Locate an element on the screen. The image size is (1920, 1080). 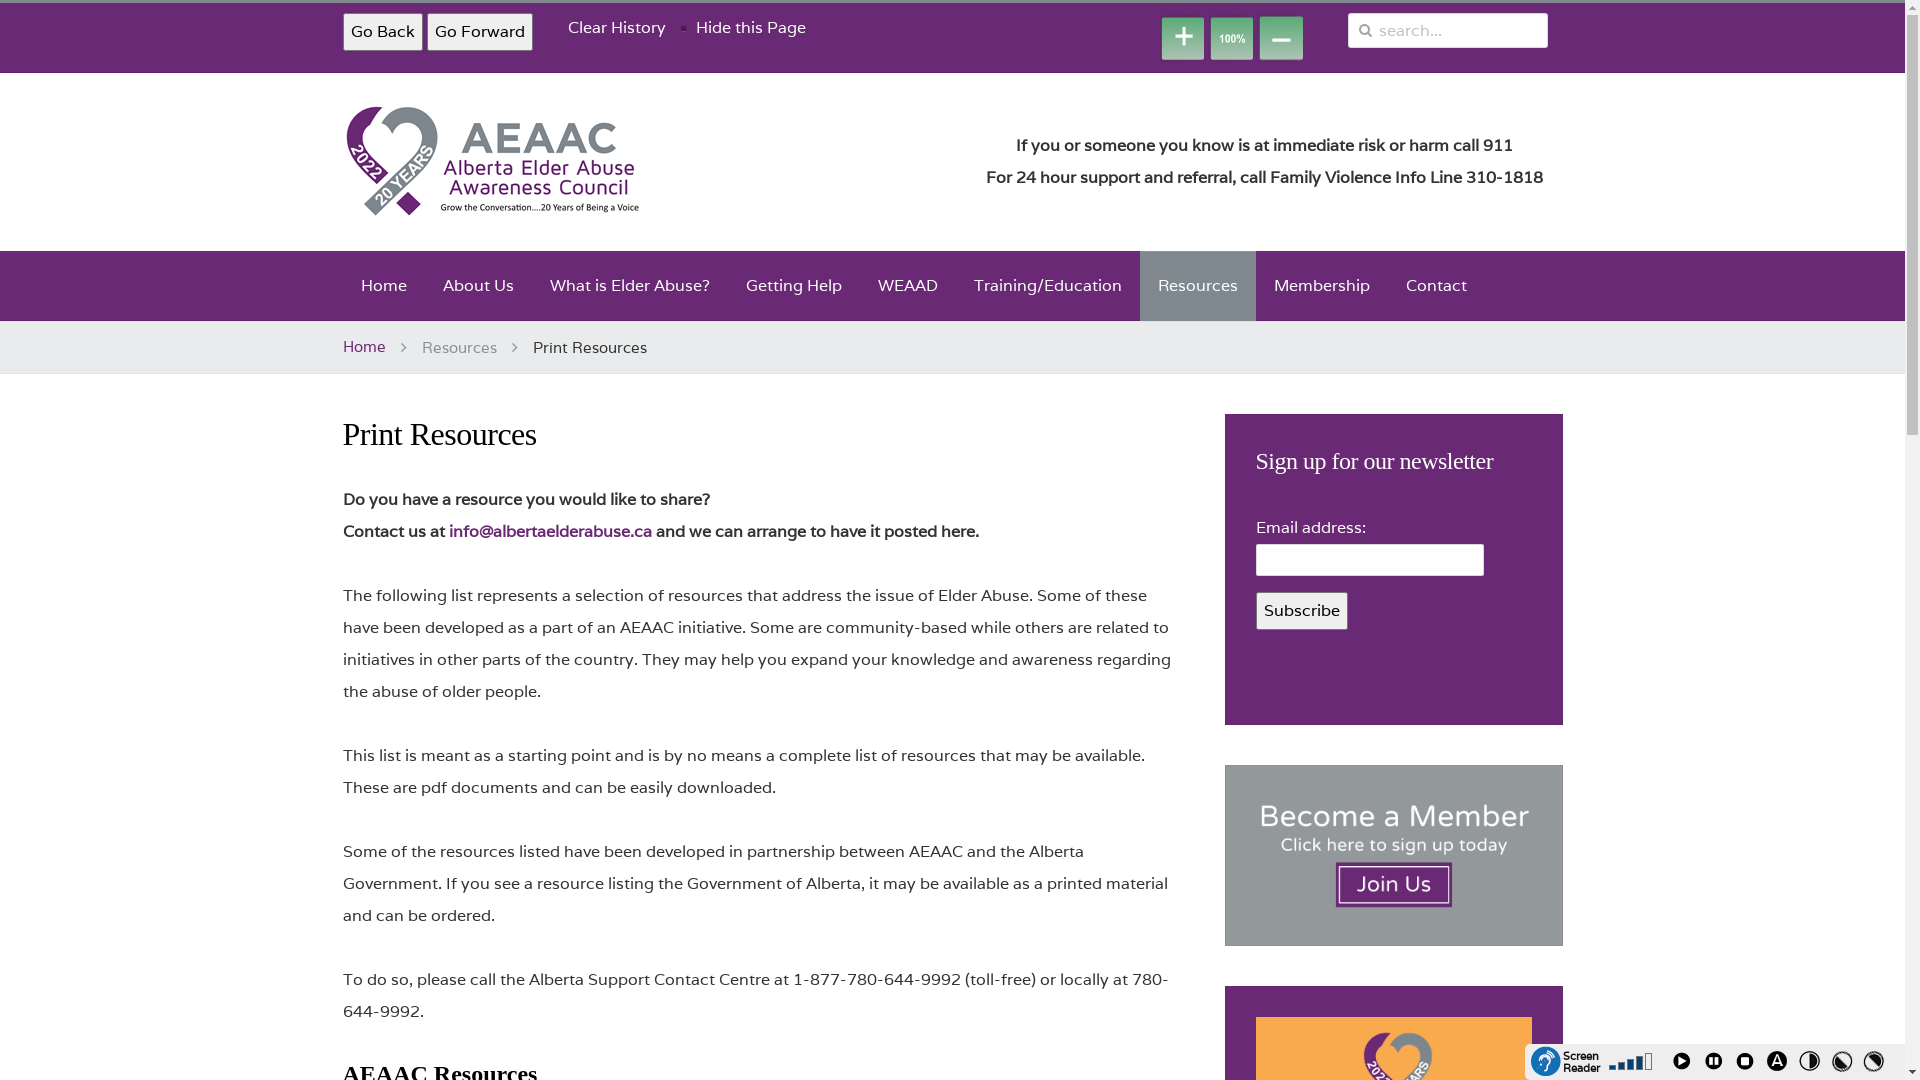
'WEAAD' is located at coordinates (906, 285).